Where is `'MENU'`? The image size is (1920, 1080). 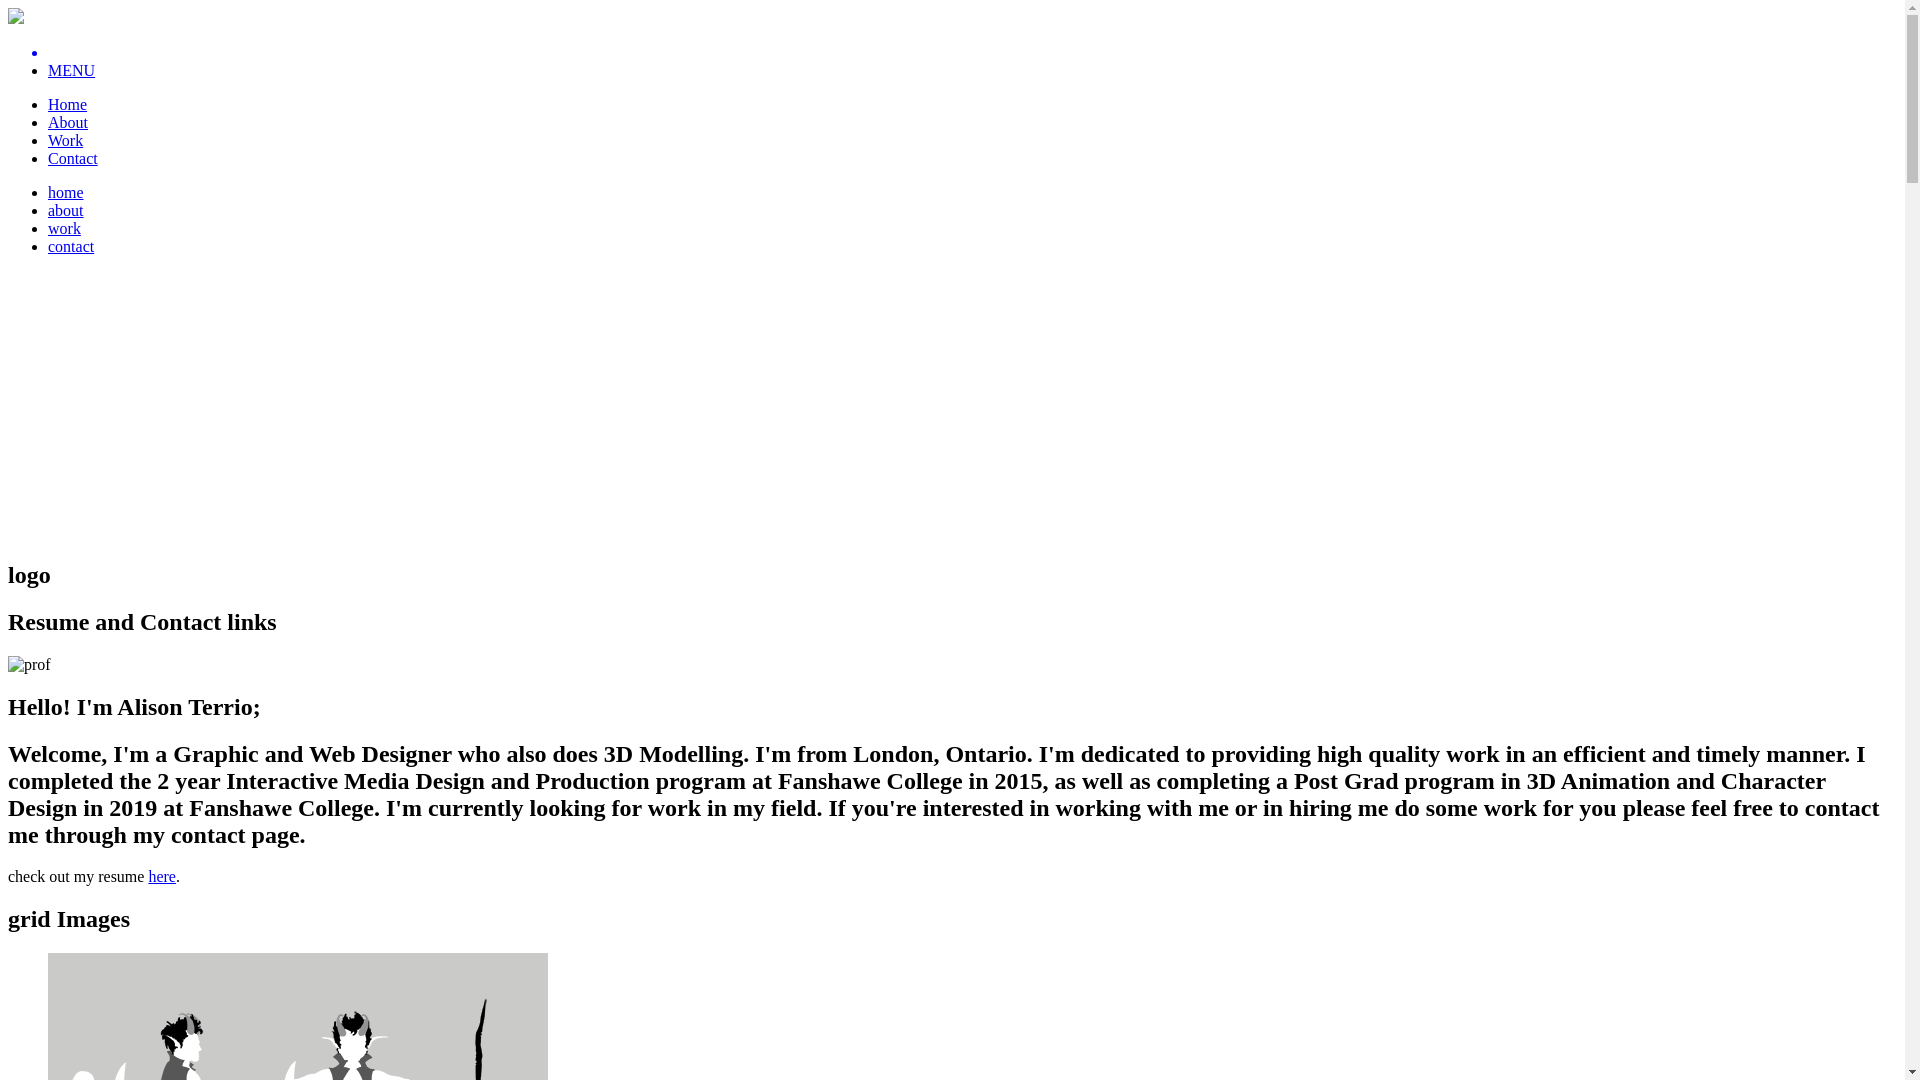 'MENU' is located at coordinates (48, 69).